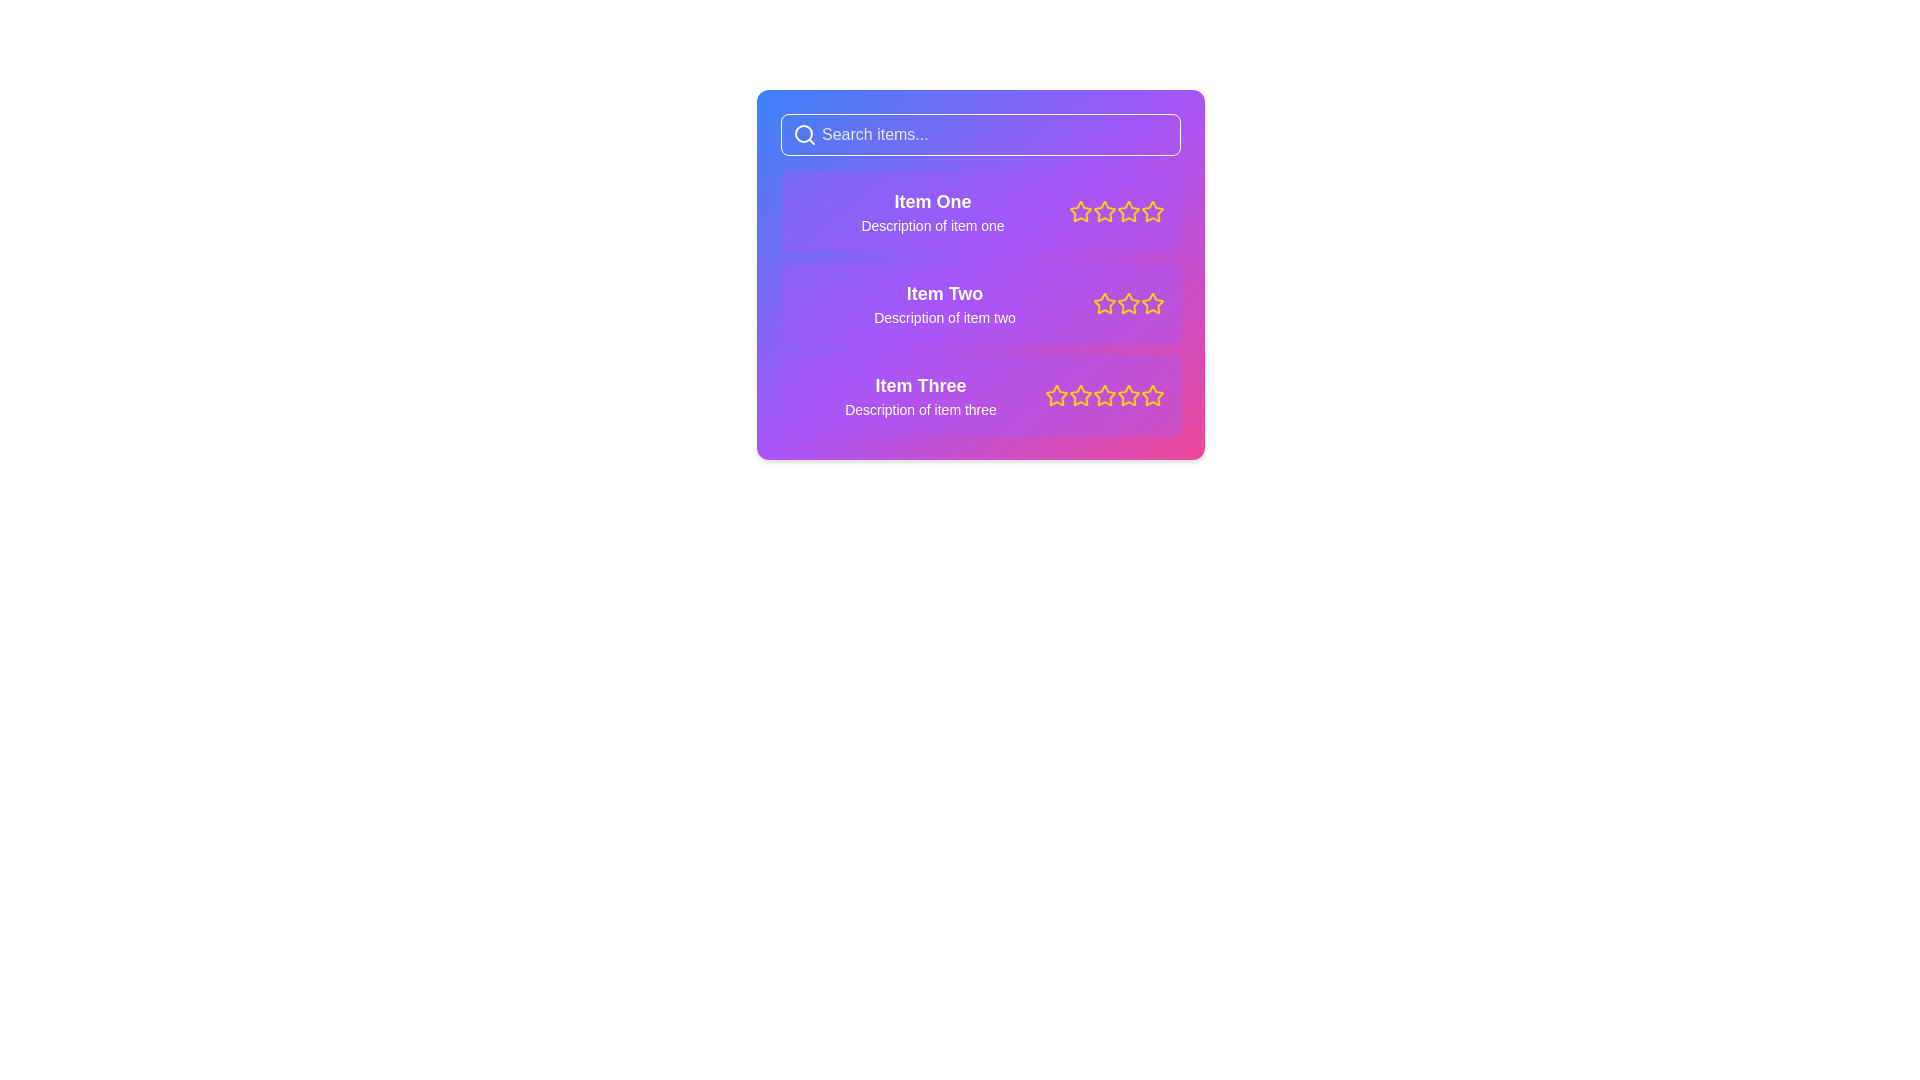  I want to click on the second five-pointed star icon with a yellow outline and purple fill in the rating section, so click(1128, 211).